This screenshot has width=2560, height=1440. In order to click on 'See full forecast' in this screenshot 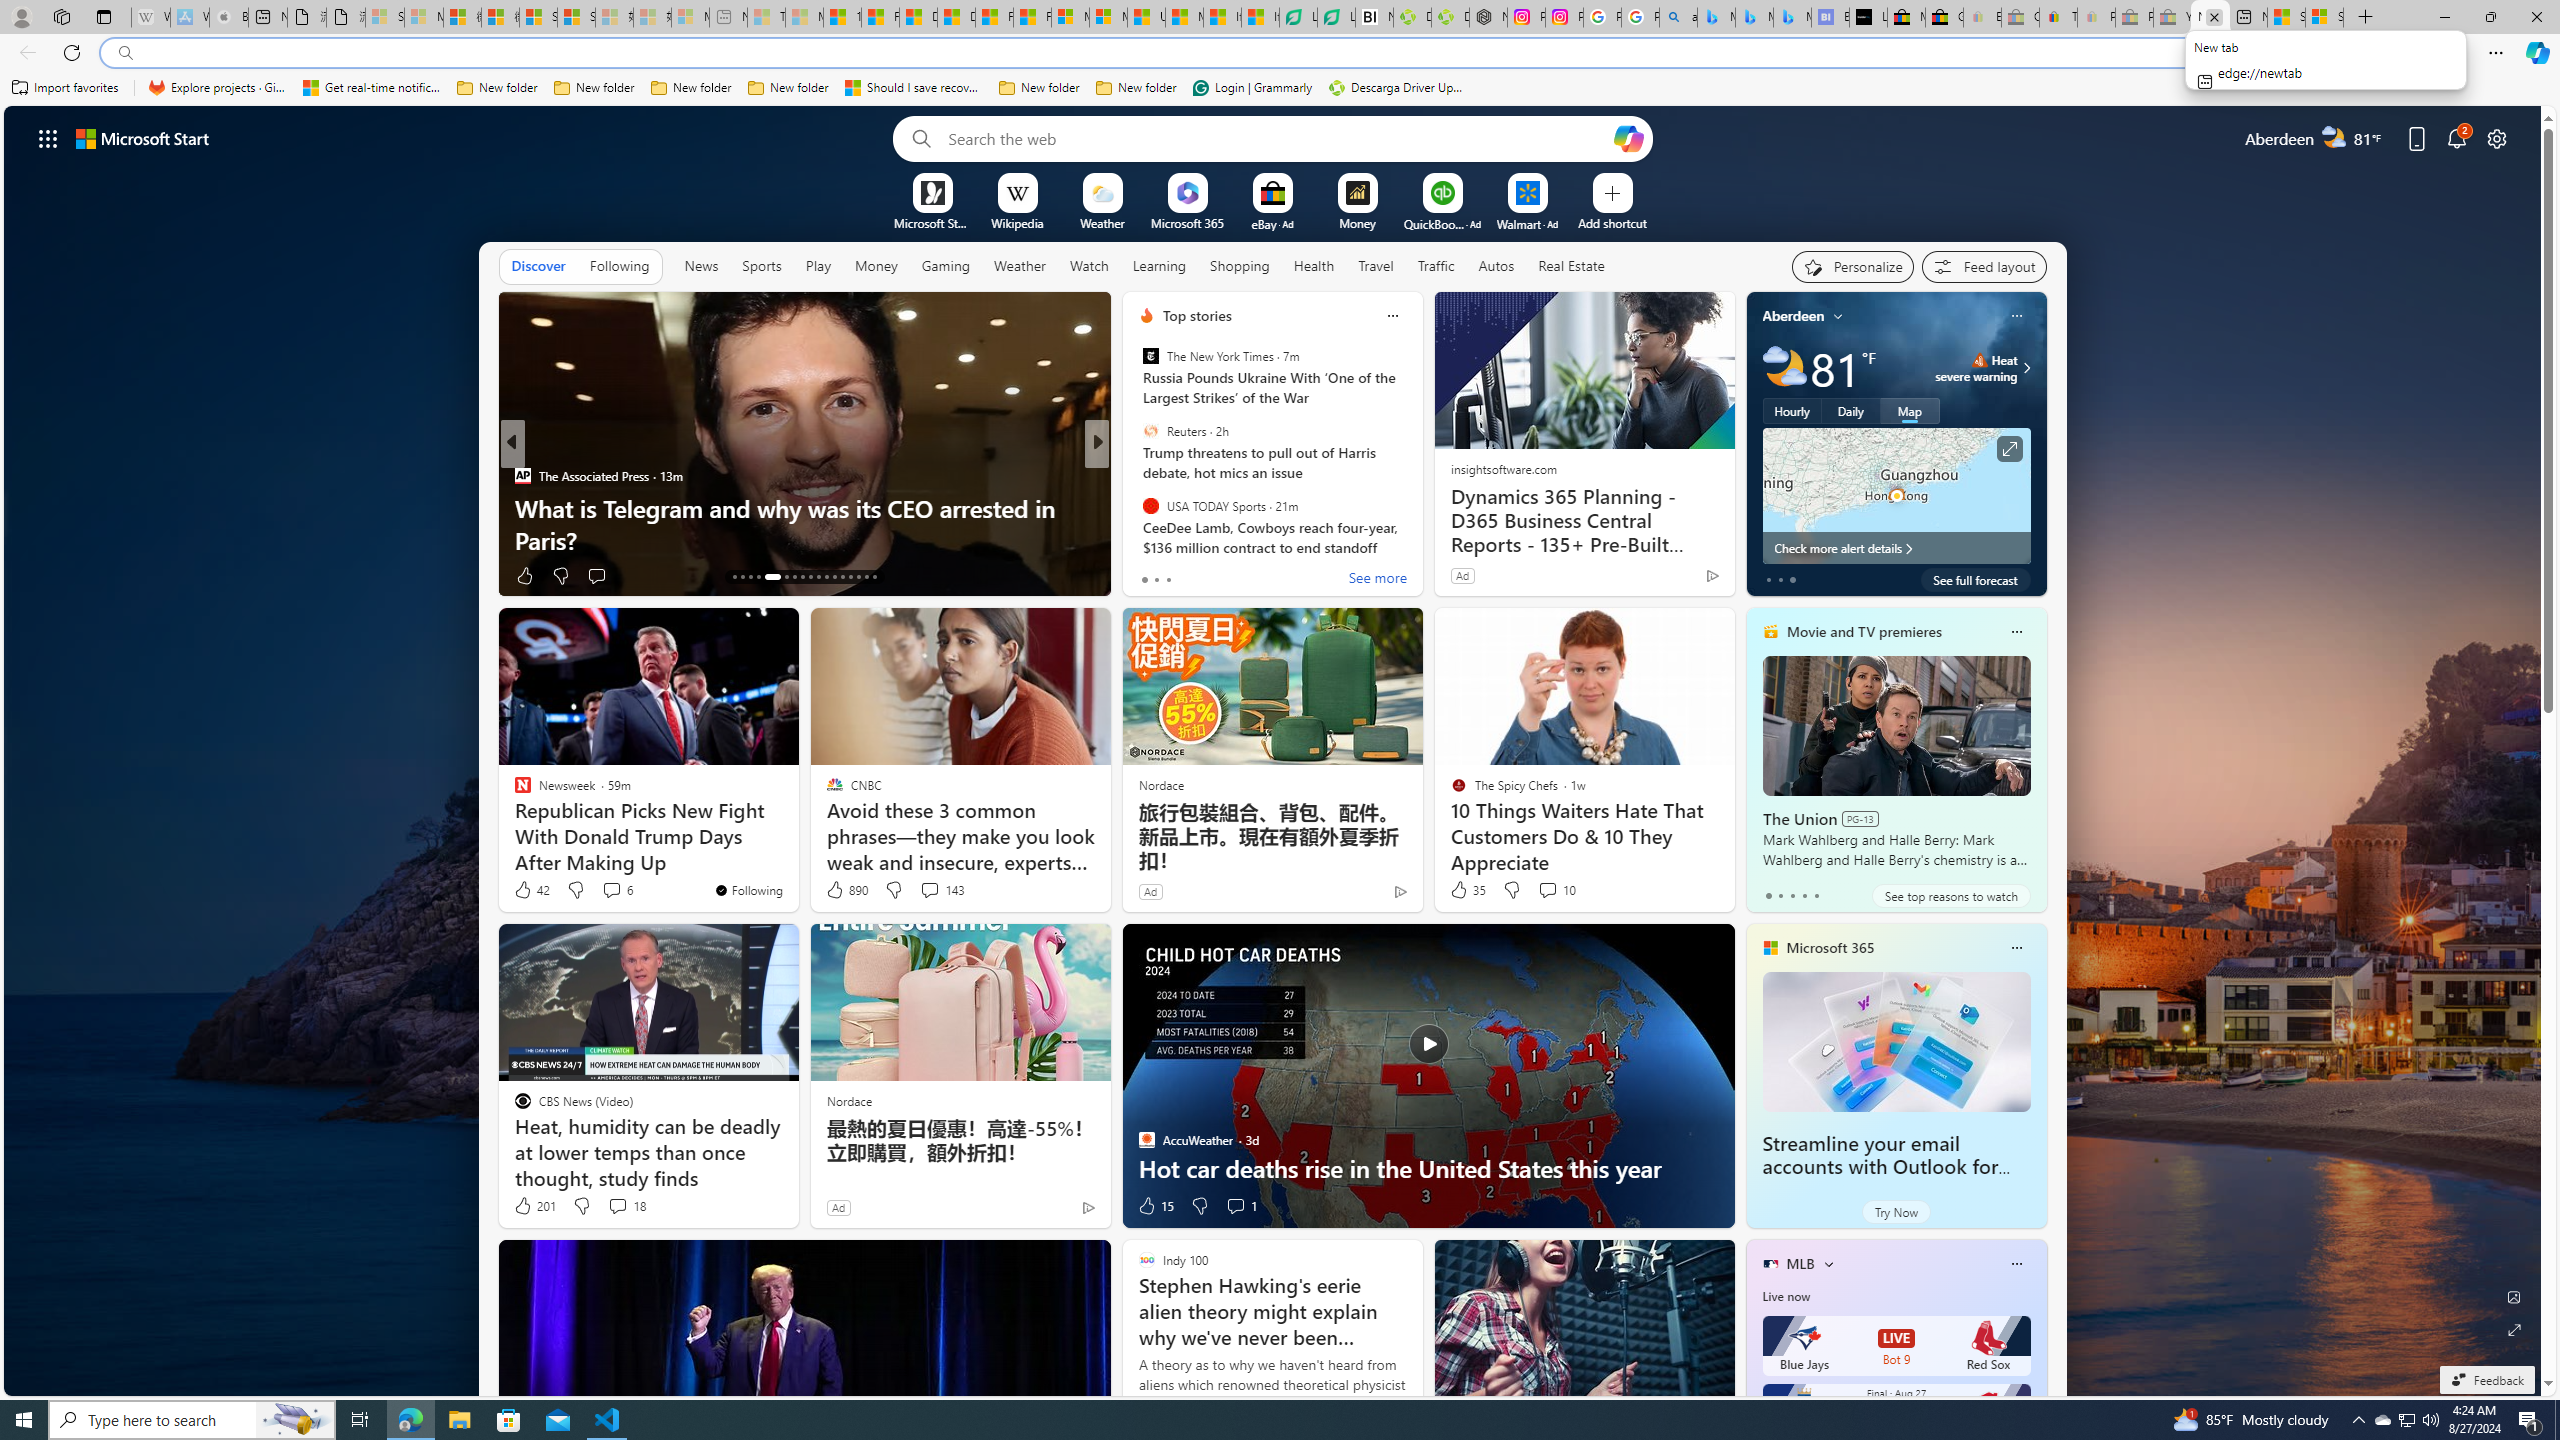, I will do `click(1974, 578)`.